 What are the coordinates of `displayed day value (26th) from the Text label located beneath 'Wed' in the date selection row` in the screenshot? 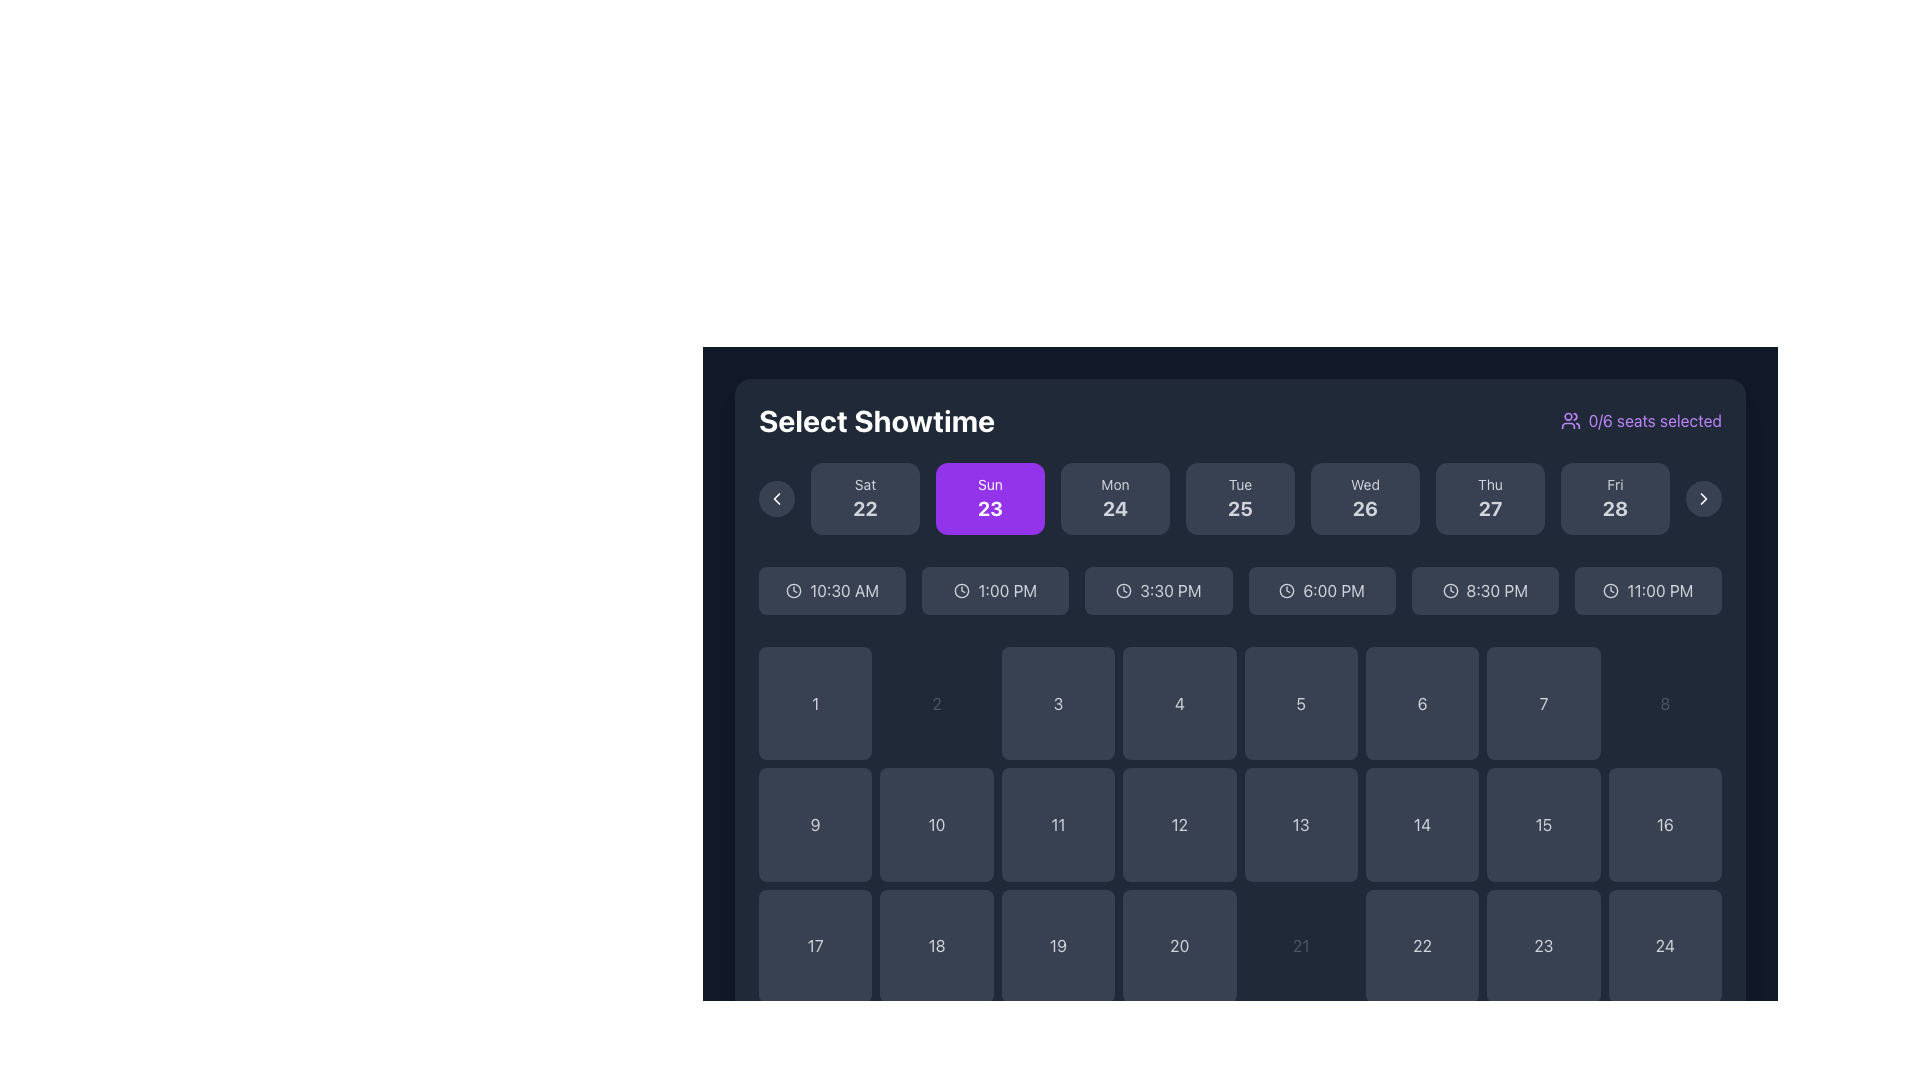 It's located at (1364, 508).